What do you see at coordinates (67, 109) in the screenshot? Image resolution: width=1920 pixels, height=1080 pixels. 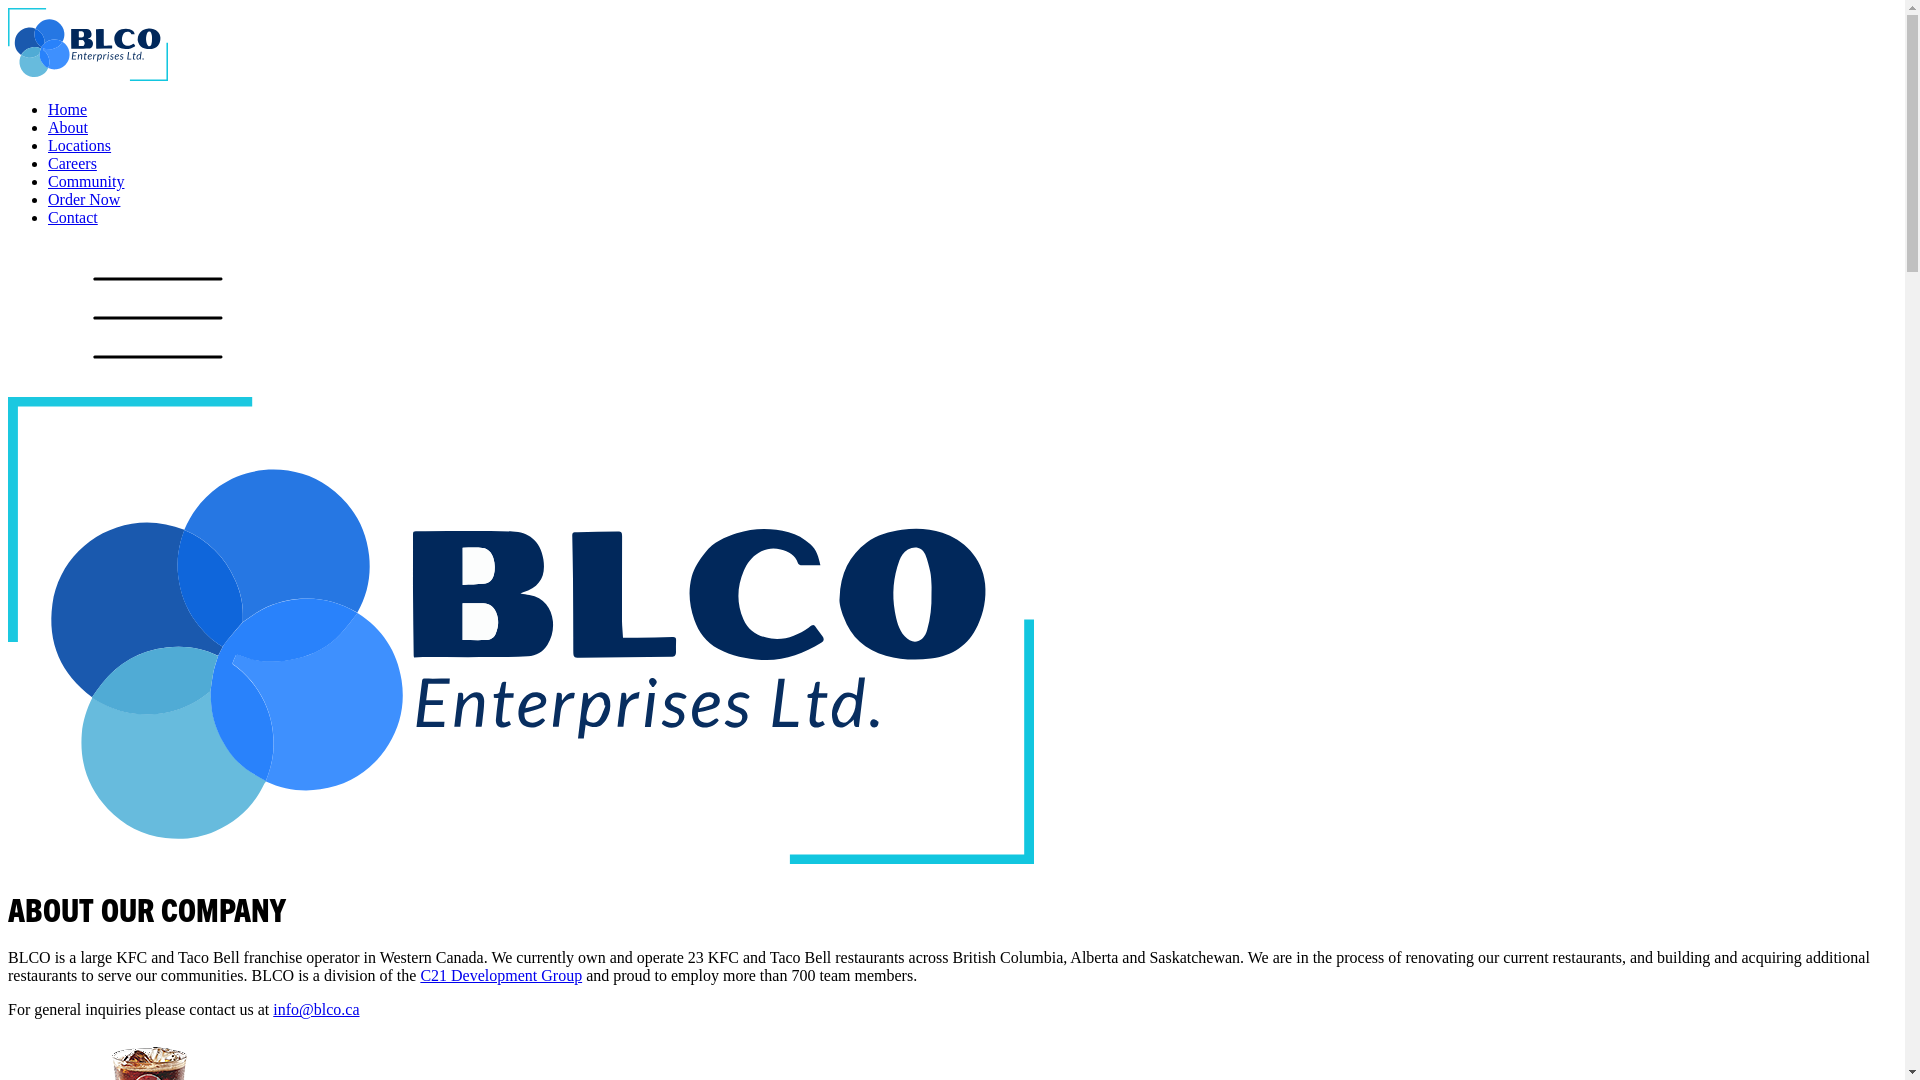 I see `'Home'` at bounding box center [67, 109].